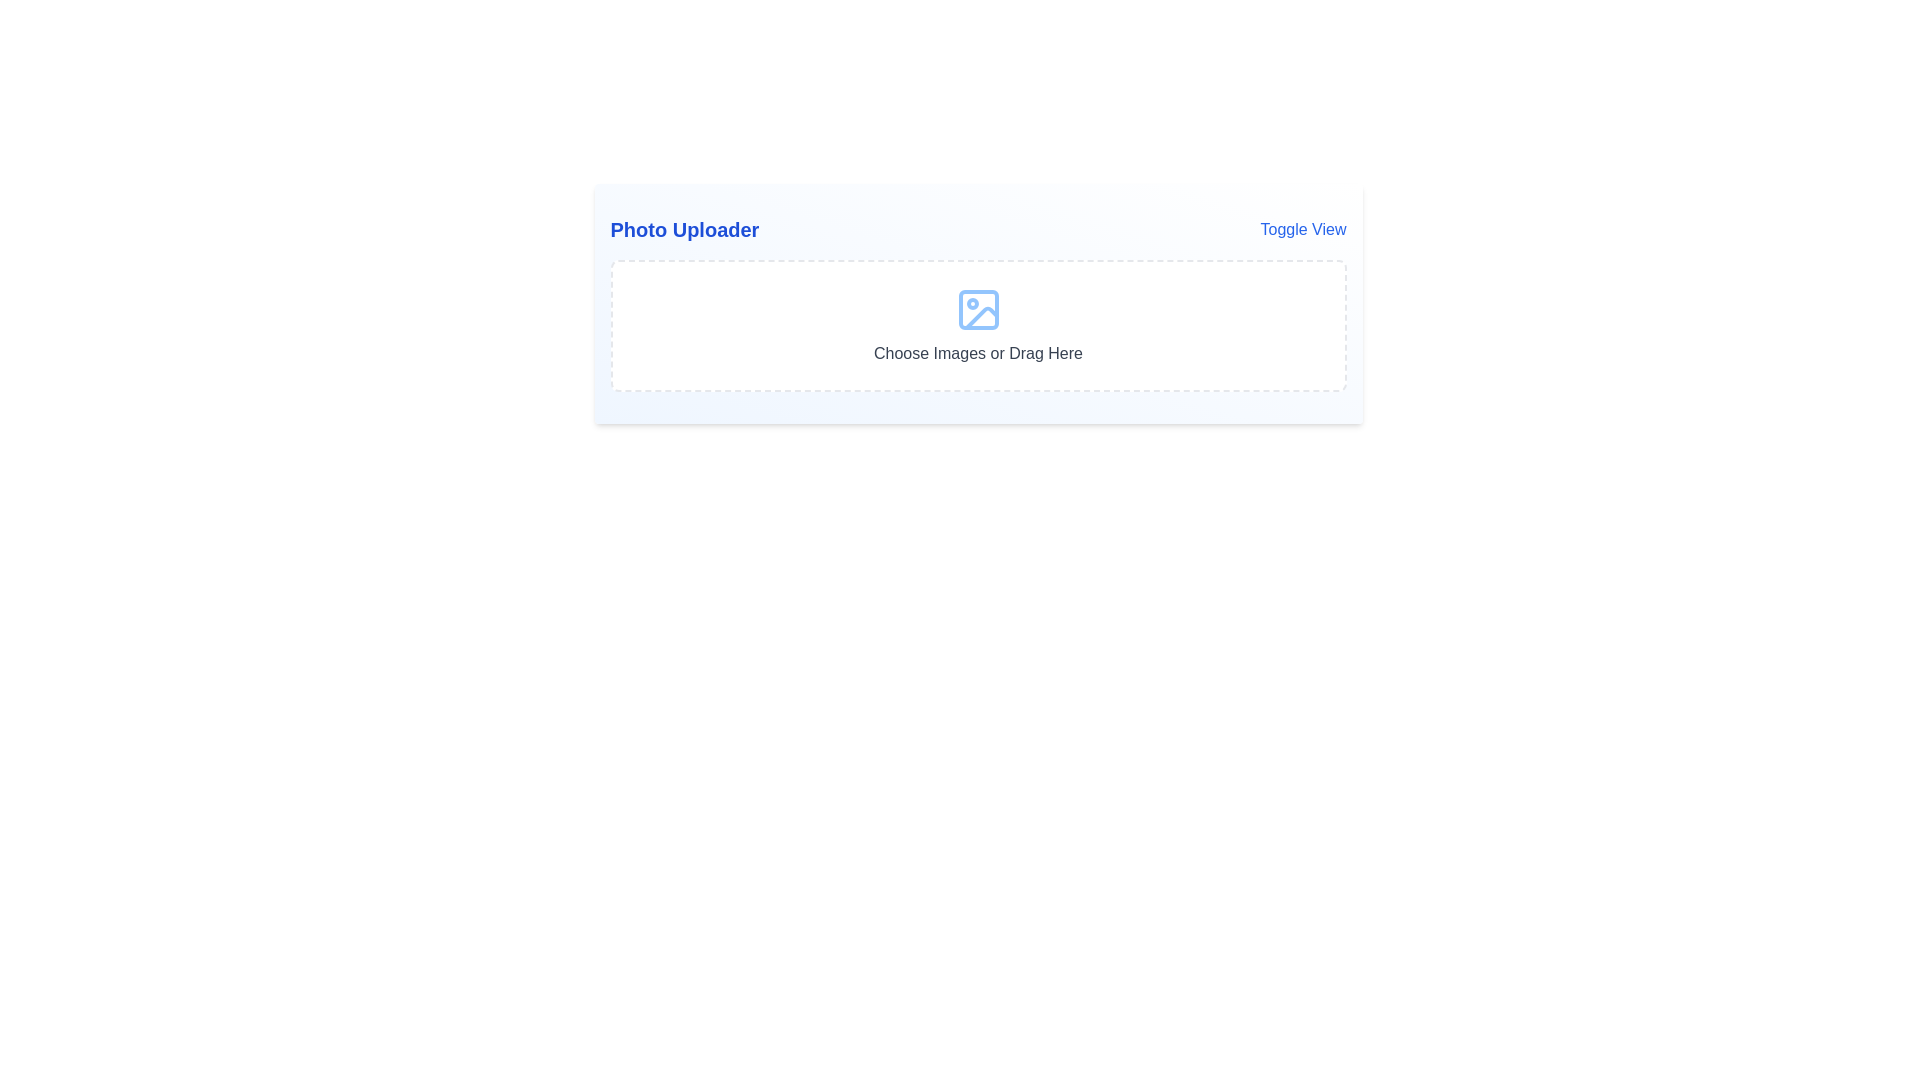 This screenshot has width=1920, height=1080. Describe the element at coordinates (978, 325) in the screenshot. I see `the File Upload Drop Zone, which is a central interactive area with the phrase 'Choose Images or Drag Here' and a blue image placeholder icon` at that location.